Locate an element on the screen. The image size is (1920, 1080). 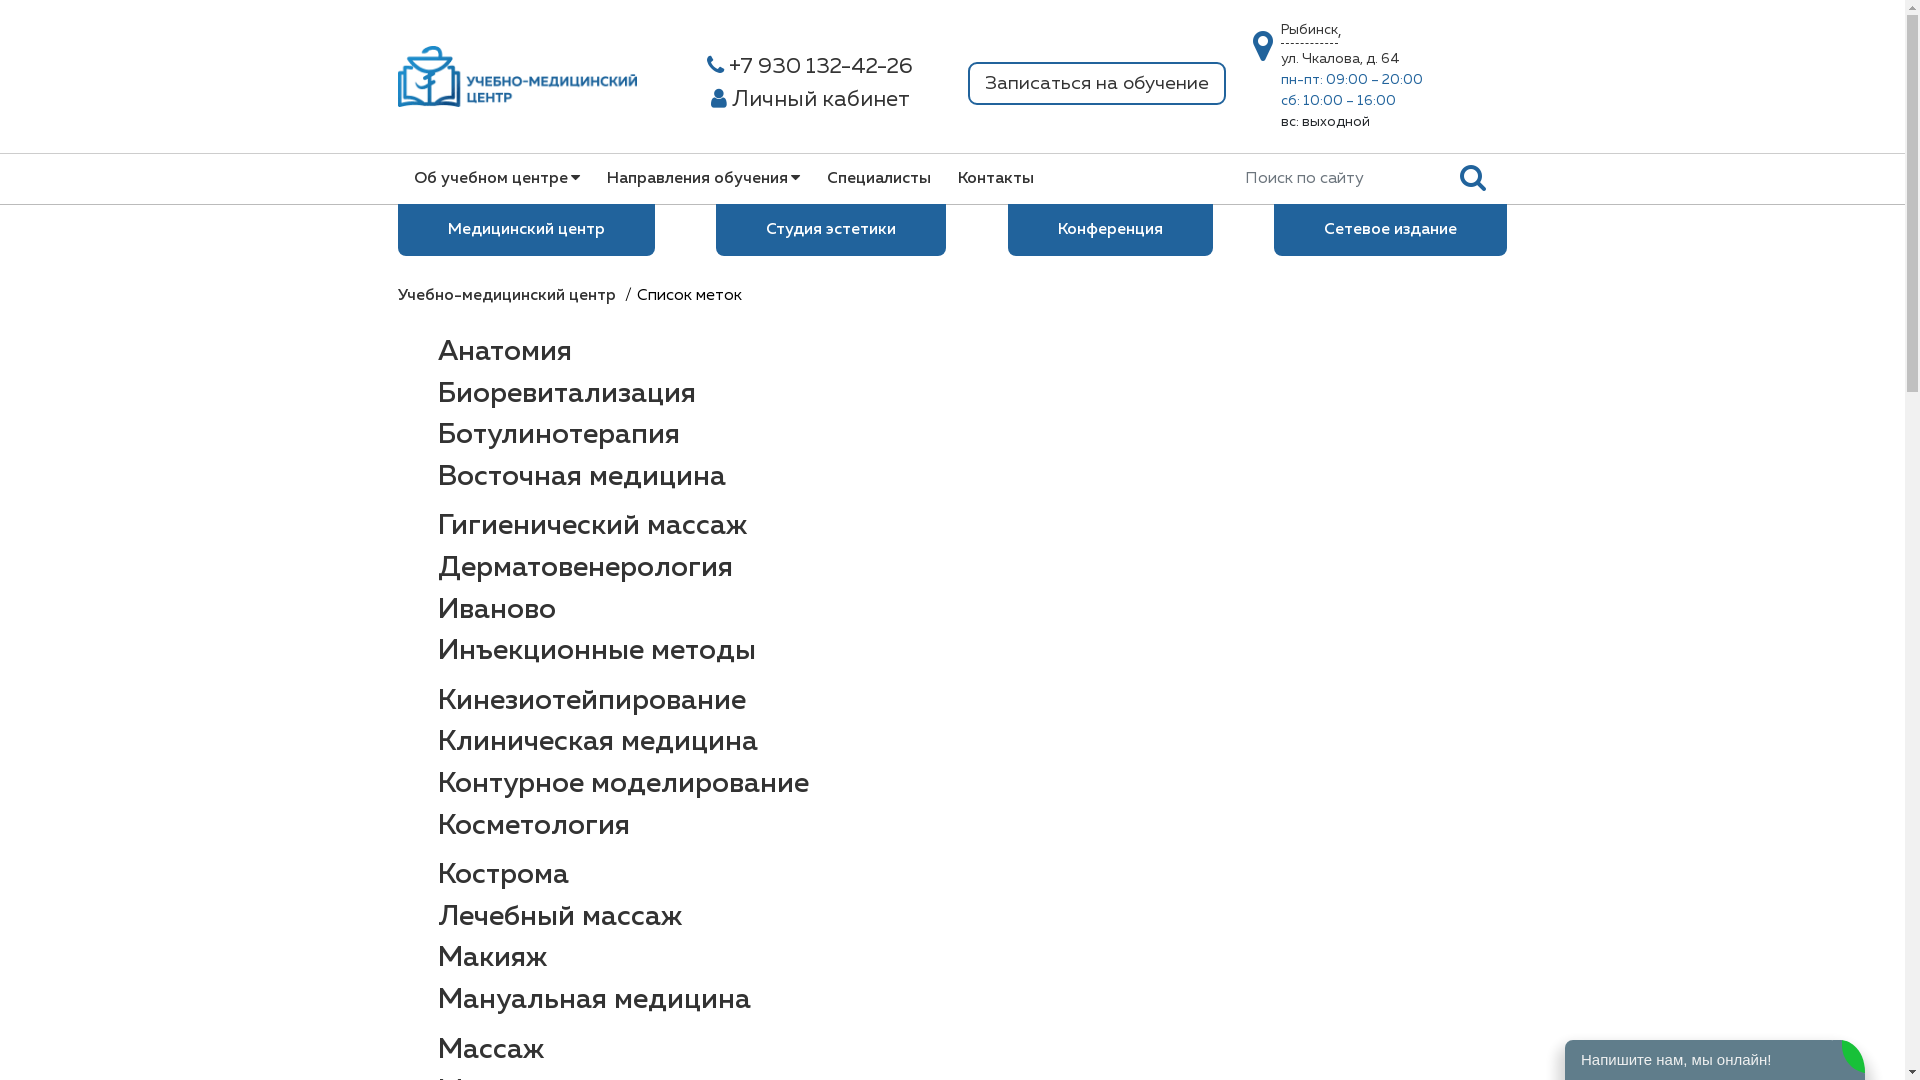
' +7 930 132-42-26' is located at coordinates (809, 66).